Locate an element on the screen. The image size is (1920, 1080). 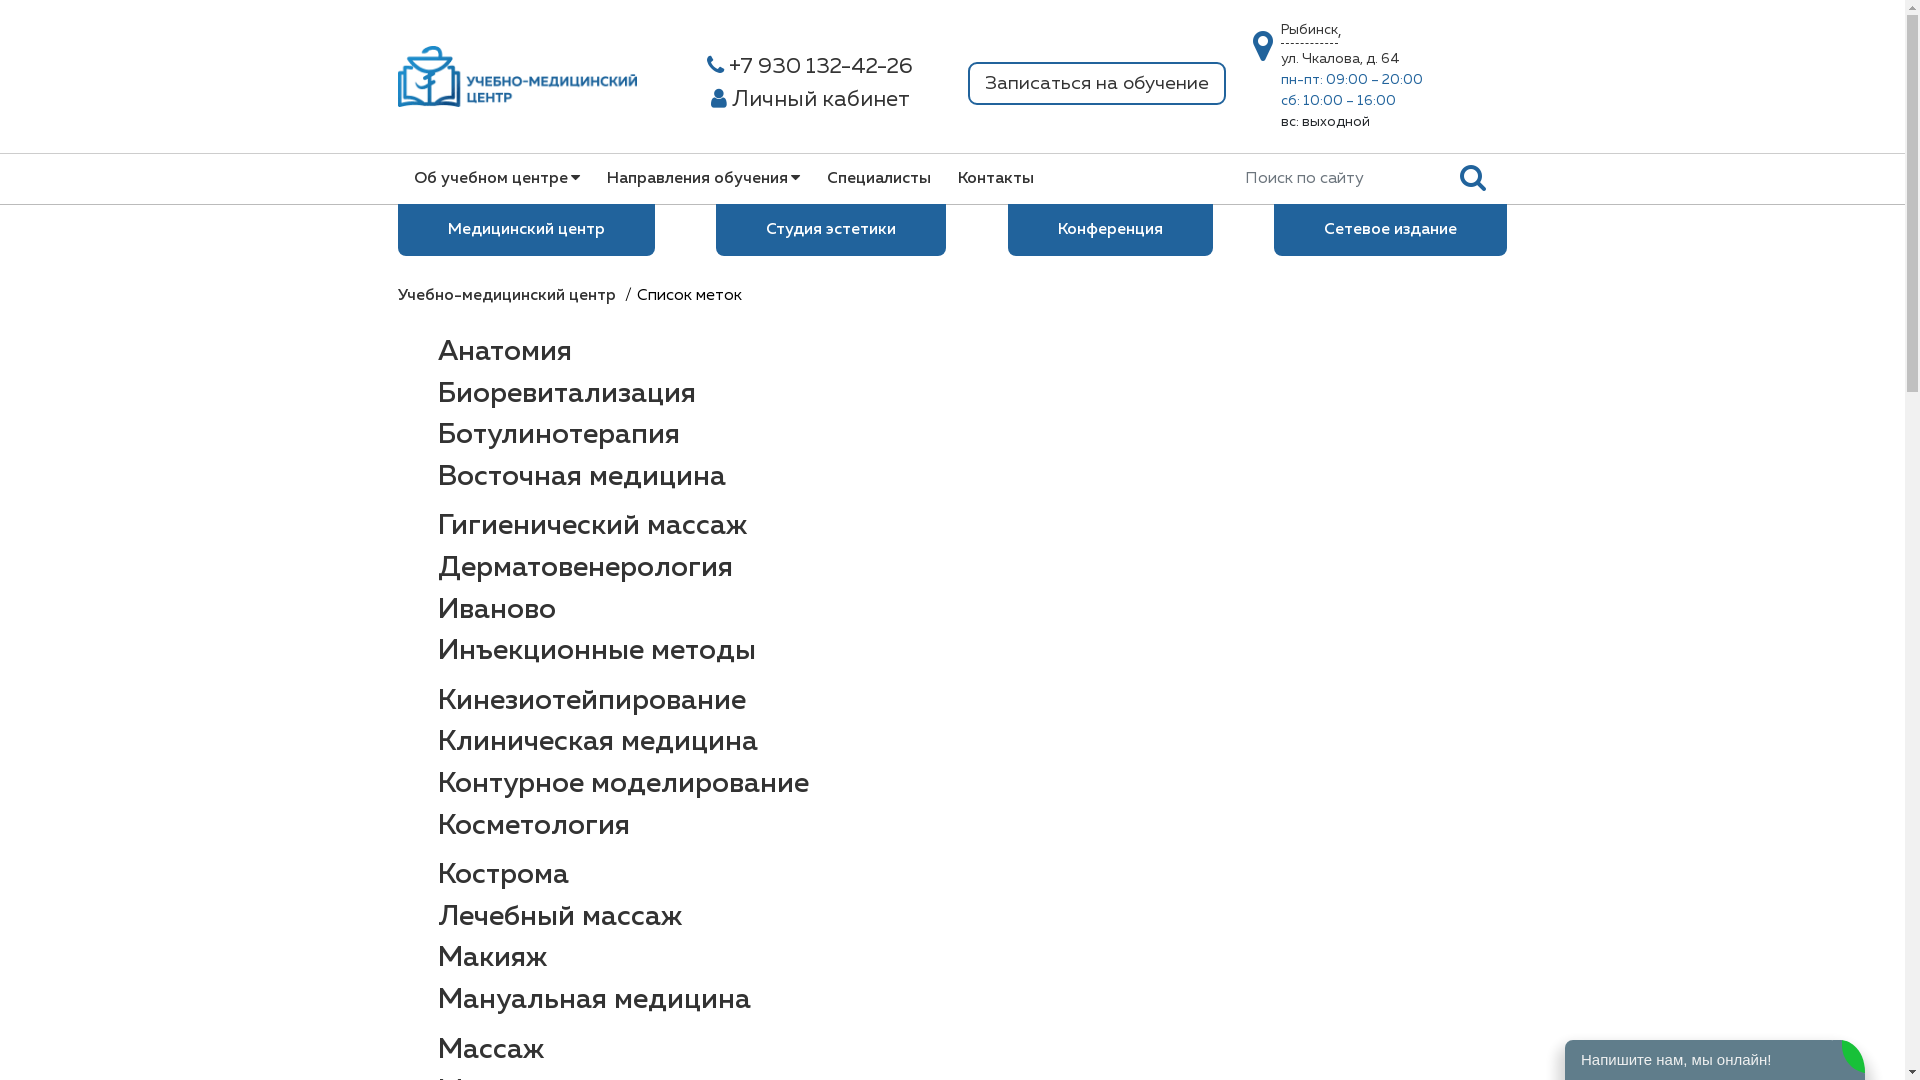
' +7 930 132-42-26' is located at coordinates (809, 66).